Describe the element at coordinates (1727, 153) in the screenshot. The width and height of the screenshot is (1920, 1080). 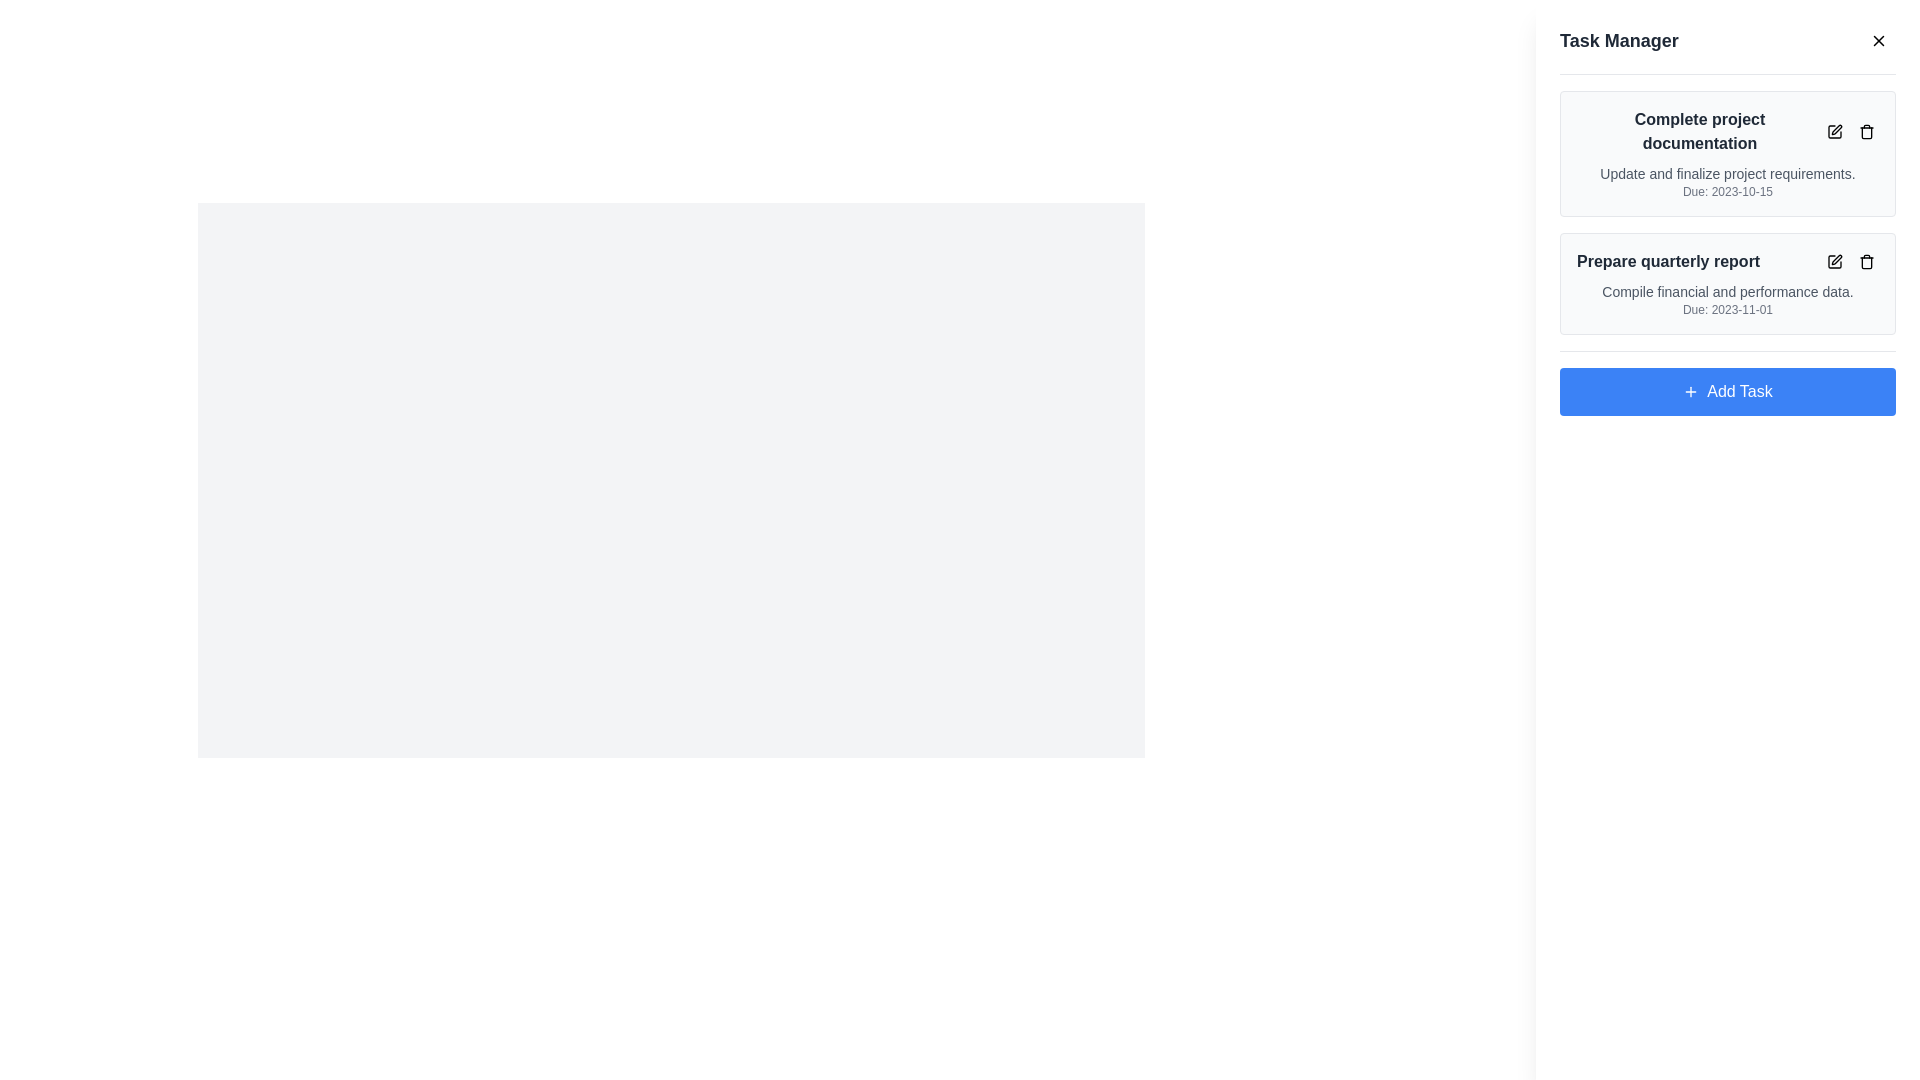
I see `details of the task displayed on the task card located at the top of the 'Task Manager' section` at that location.